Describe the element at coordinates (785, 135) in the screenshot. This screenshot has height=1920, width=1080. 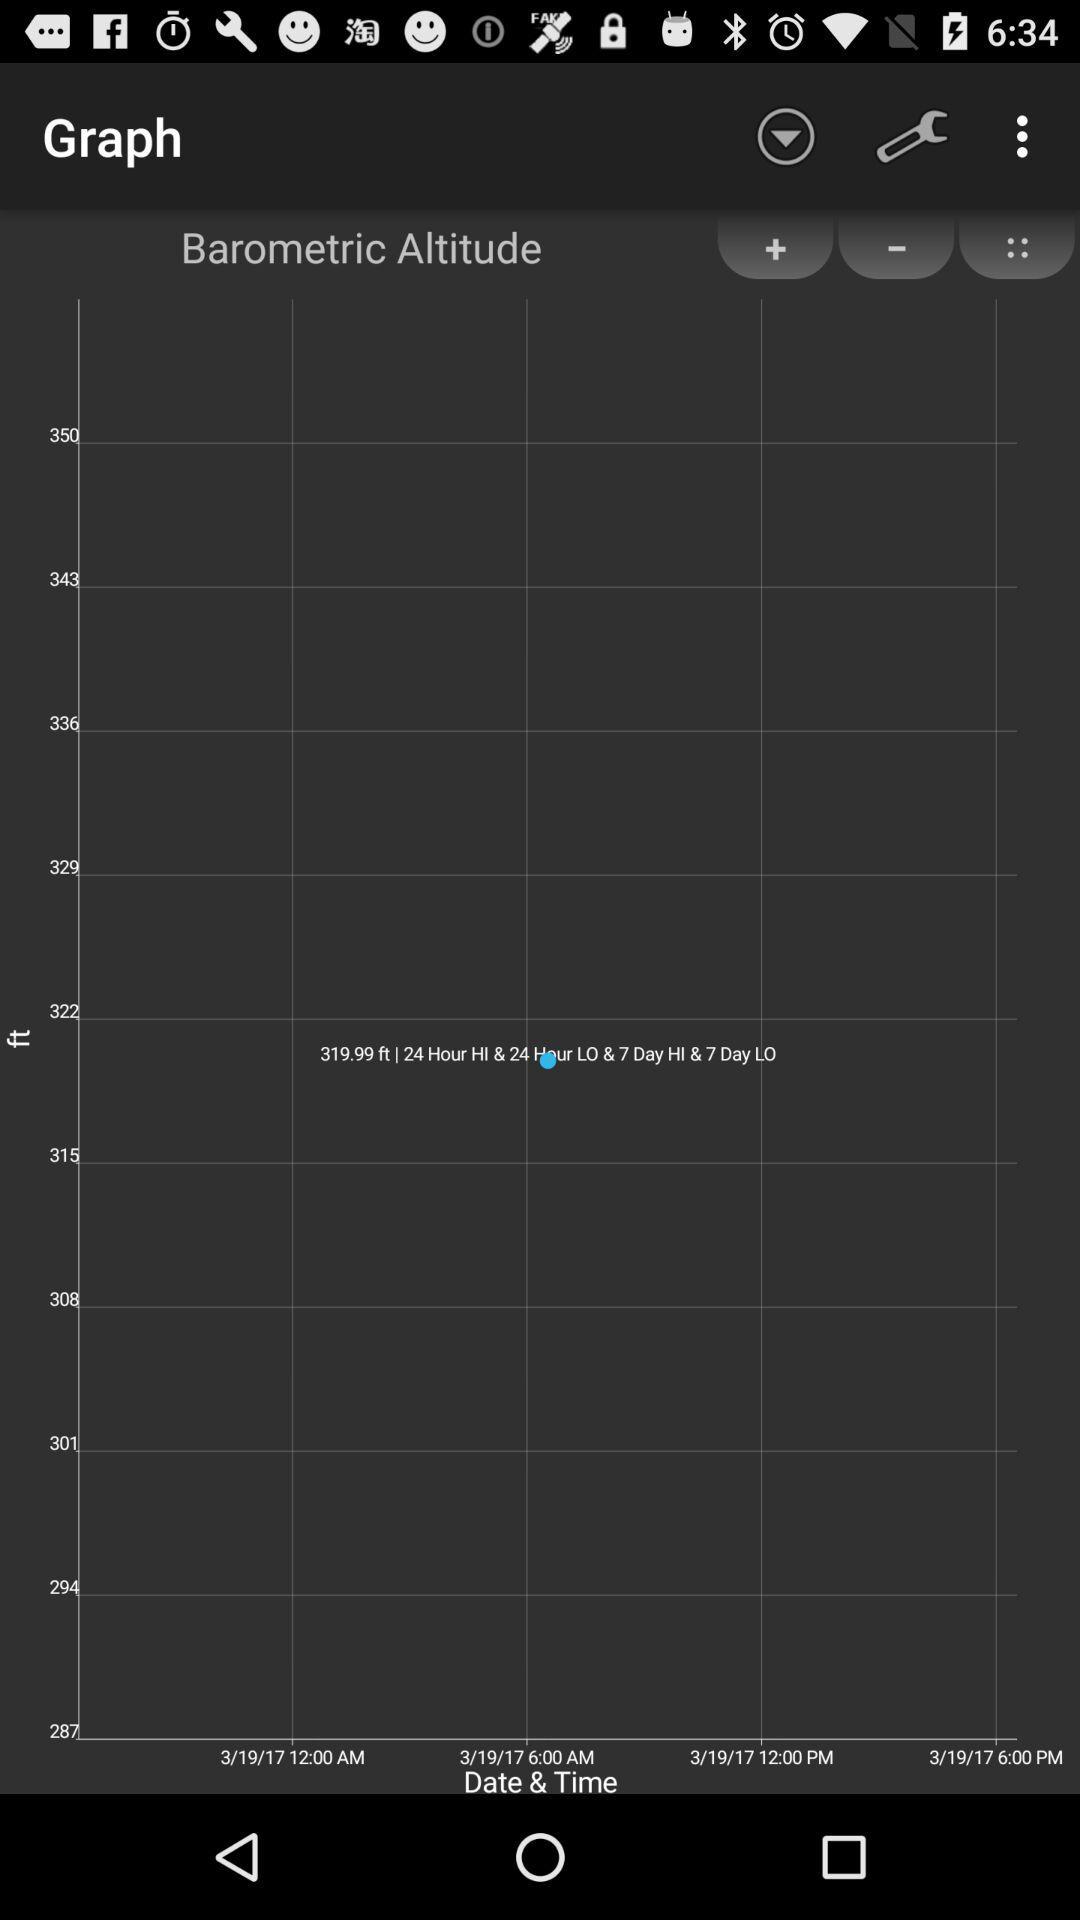
I see `app next to the barometric altitude` at that location.